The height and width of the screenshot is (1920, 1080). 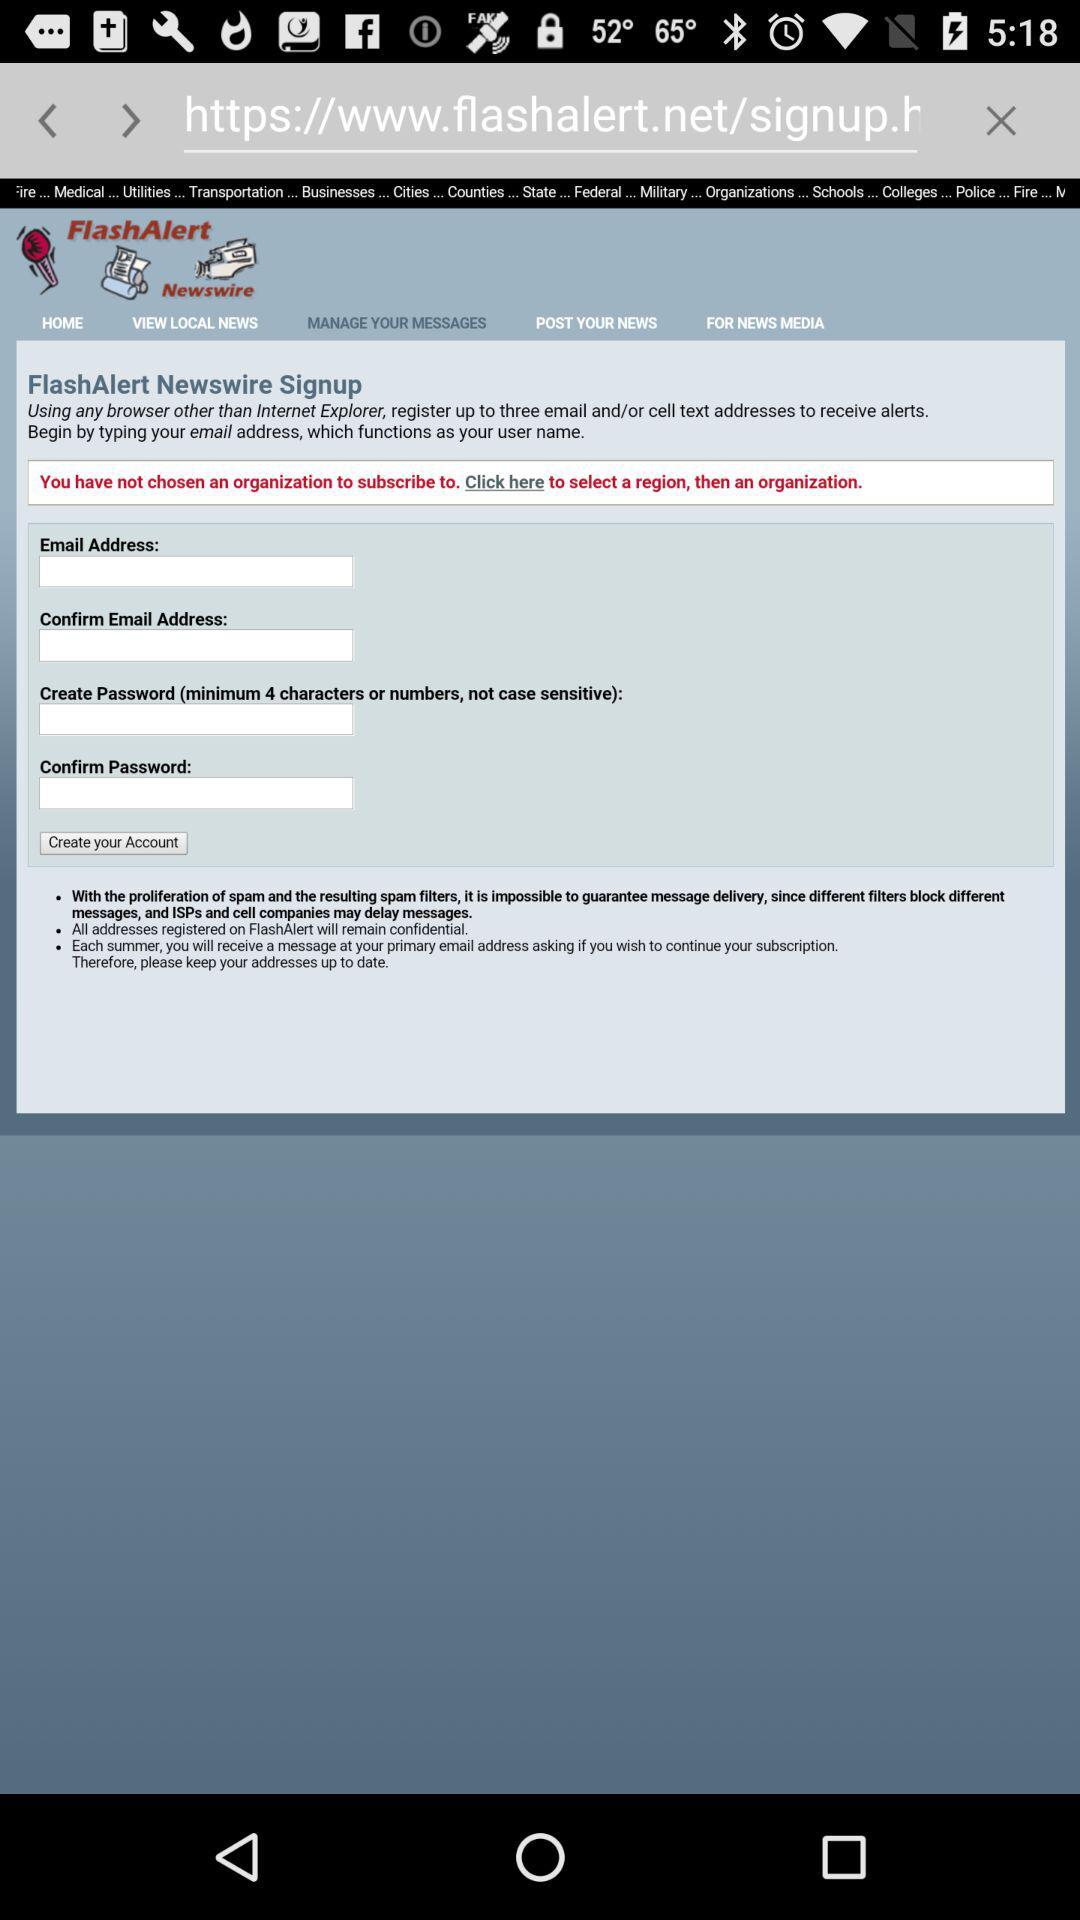 What do you see at coordinates (1001, 128) in the screenshot?
I see `the close icon` at bounding box center [1001, 128].